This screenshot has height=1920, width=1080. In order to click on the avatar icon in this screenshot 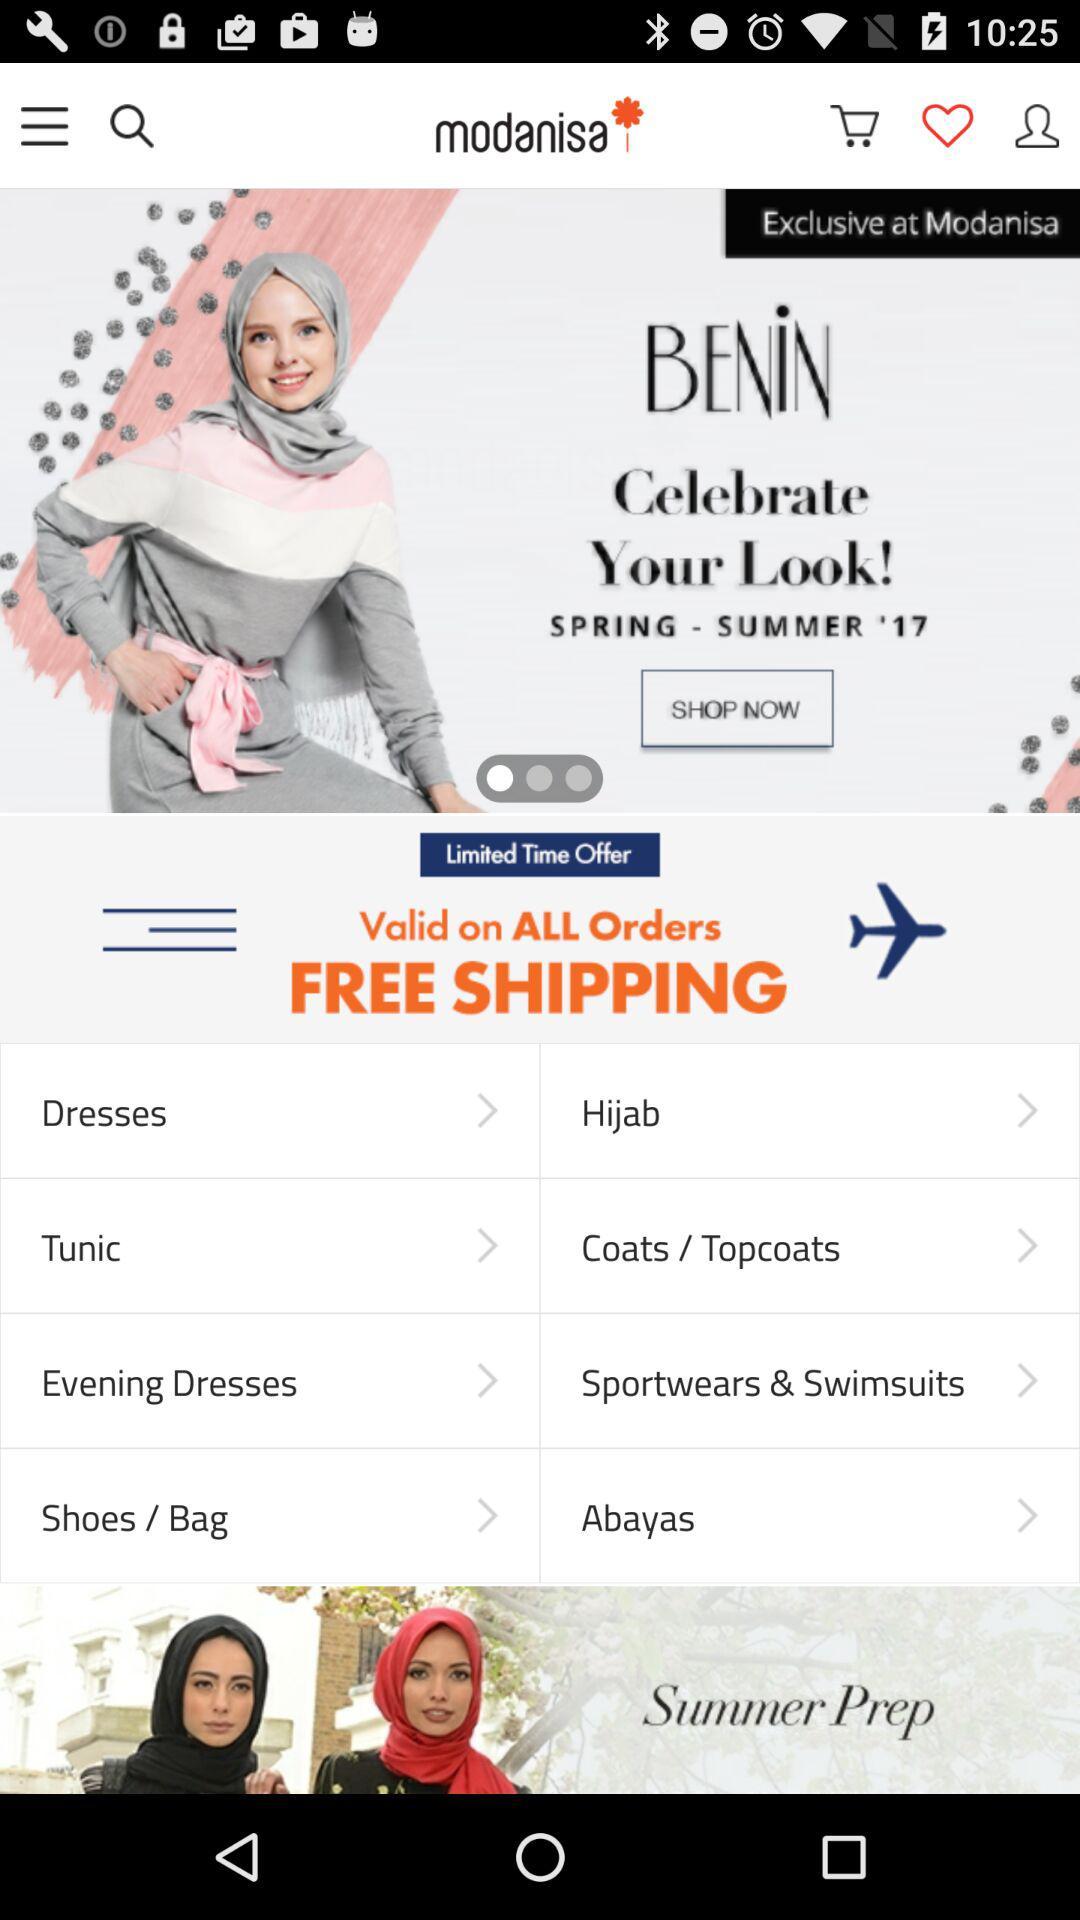, I will do `click(1036, 133)`.